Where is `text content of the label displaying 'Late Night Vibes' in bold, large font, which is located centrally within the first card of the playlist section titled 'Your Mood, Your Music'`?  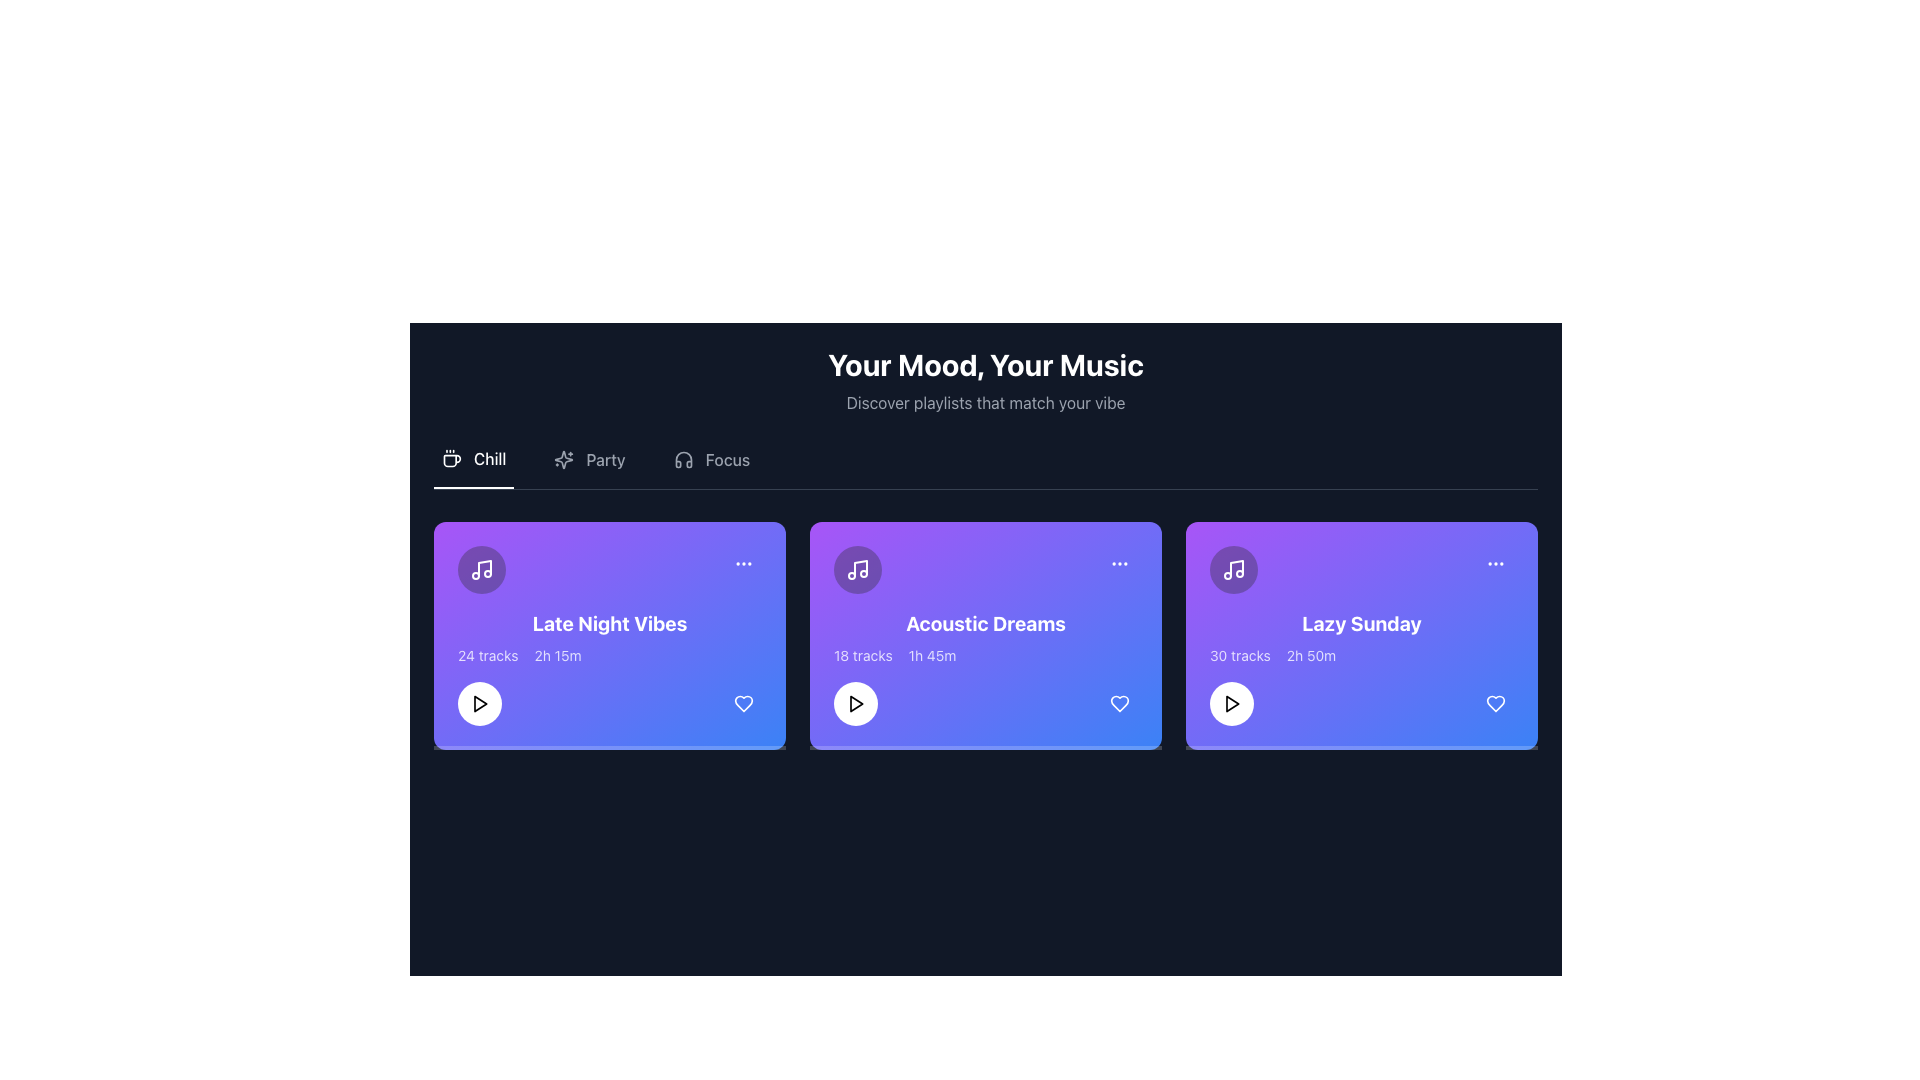
text content of the label displaying 'Late Night Vibes' in bold, large font, which is located centrally within the first card of the playlist section titled 'Your Mood, Your Music' is located at coordinates (608, 623).